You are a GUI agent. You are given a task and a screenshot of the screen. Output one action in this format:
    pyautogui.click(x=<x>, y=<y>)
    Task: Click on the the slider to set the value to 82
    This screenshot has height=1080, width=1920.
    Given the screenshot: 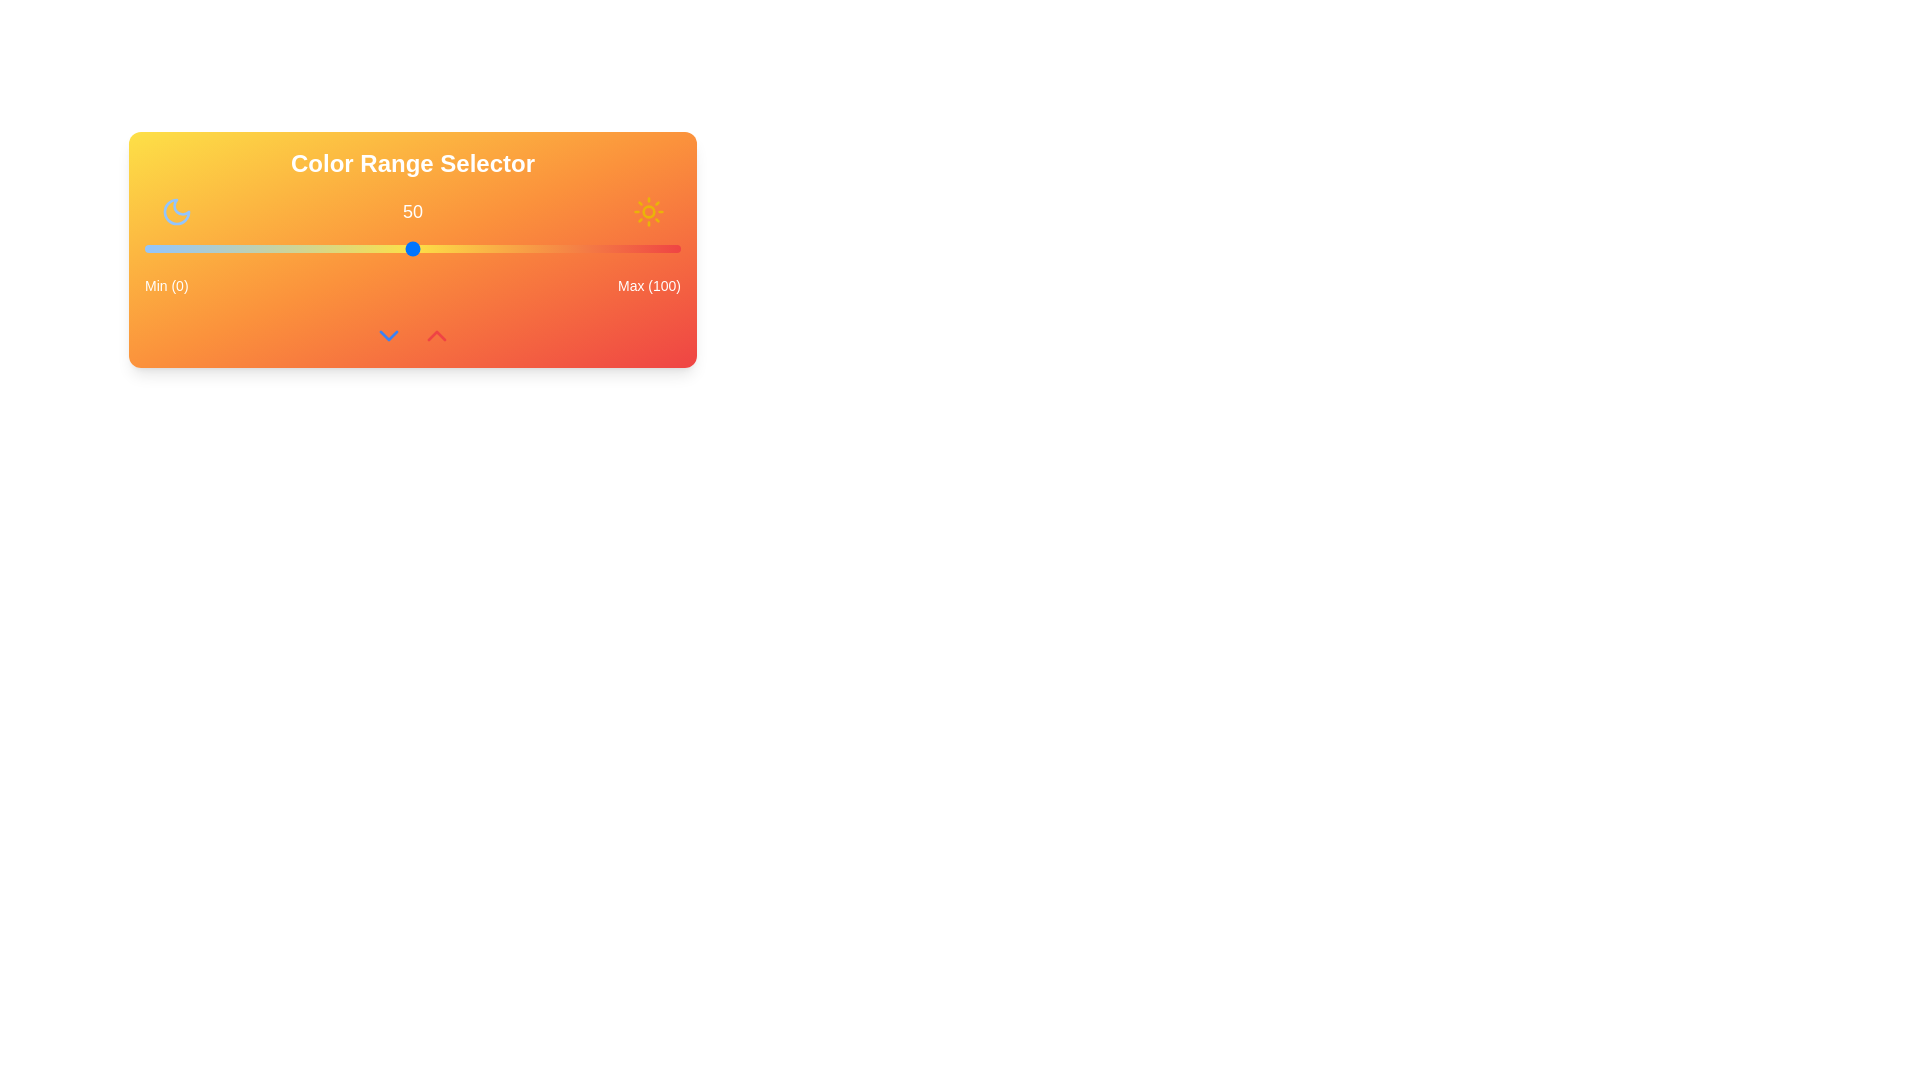 What is the action you would take?
    pyautogui.click(x=583, y=248)
    